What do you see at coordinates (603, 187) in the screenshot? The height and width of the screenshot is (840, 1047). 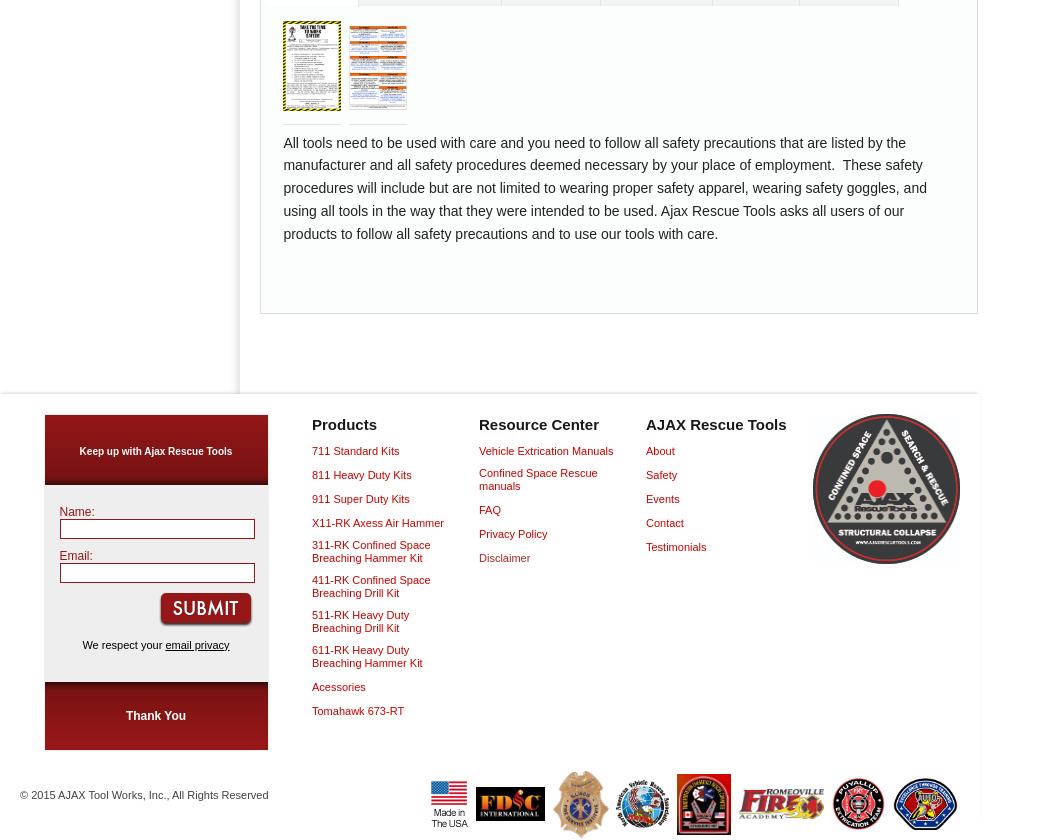 I see `'All tools need to be used with care and you need to follow all safety precautions that are listed by the manufacturer and all safety procedures deemed necessary by your place of employment.  These safety procedures will include but are not limited to wearing proper safety apparel, wearing safety goggles, and using all tools in the way that they were intended to be used. Ajax Rescue Tools asks all users of our products to follow all safety precautions and to use our tools with care.'` at bounding box center [603, 187].